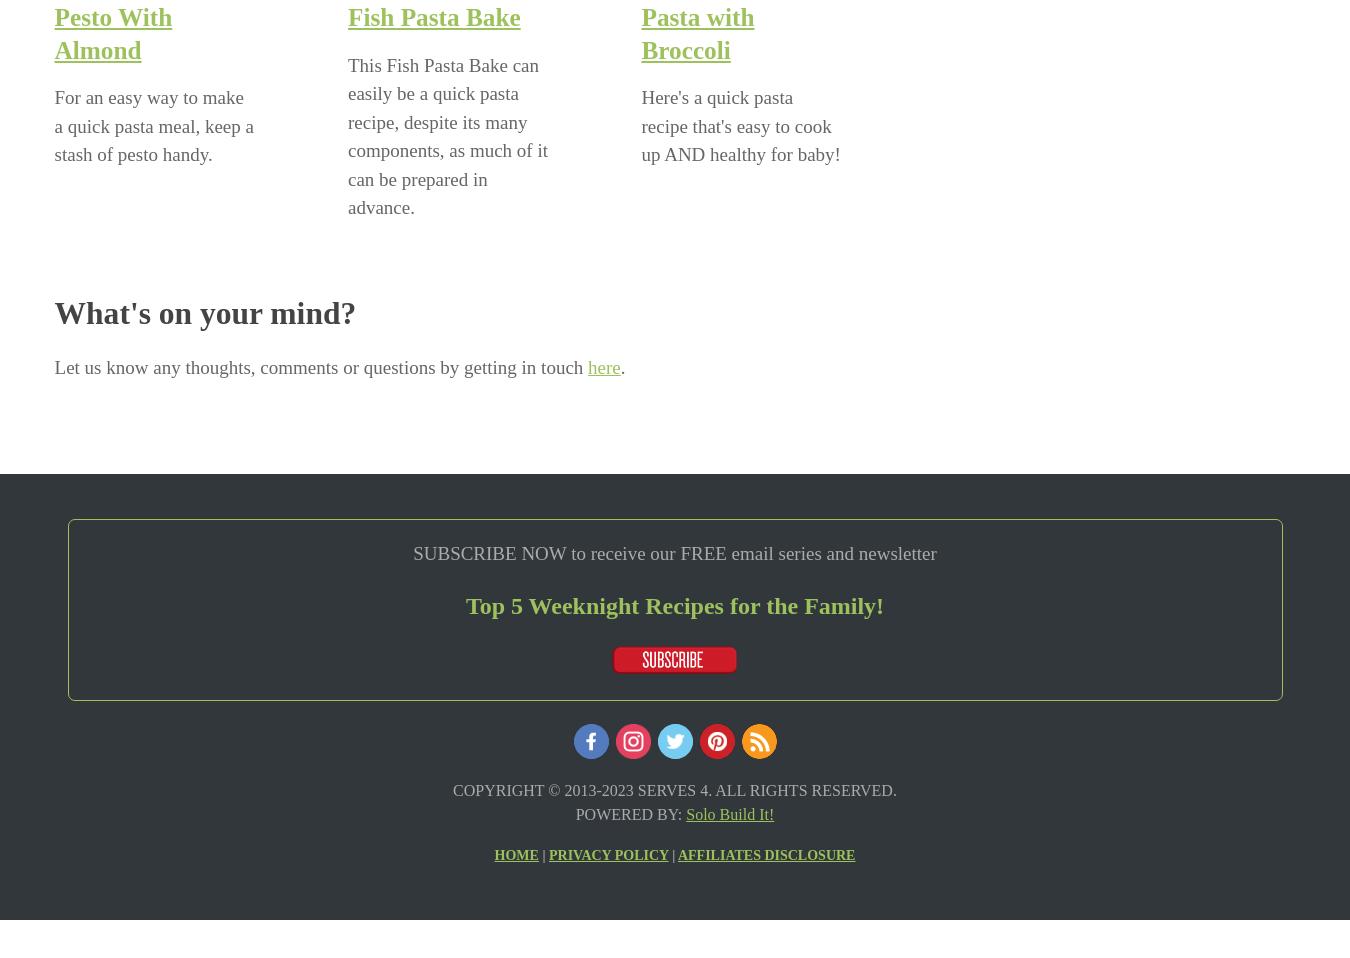 This screenshot has width=1350, height=958. I want to click on 'eceive our FREE email series and newsletter', so click(596, 552).